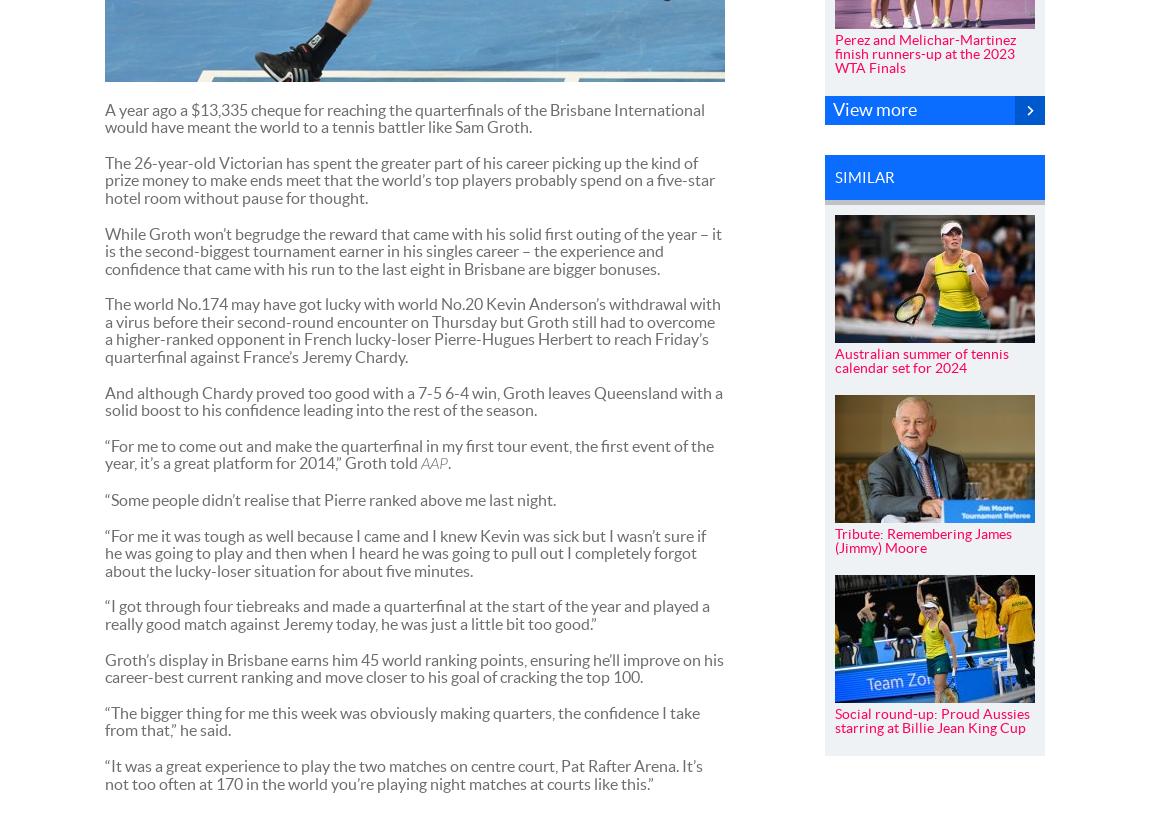 The height and width of the screenshot is (819, 1150). Describe the element at coordinates (449, 462) in the screenshot. I see `'.'` at that location.